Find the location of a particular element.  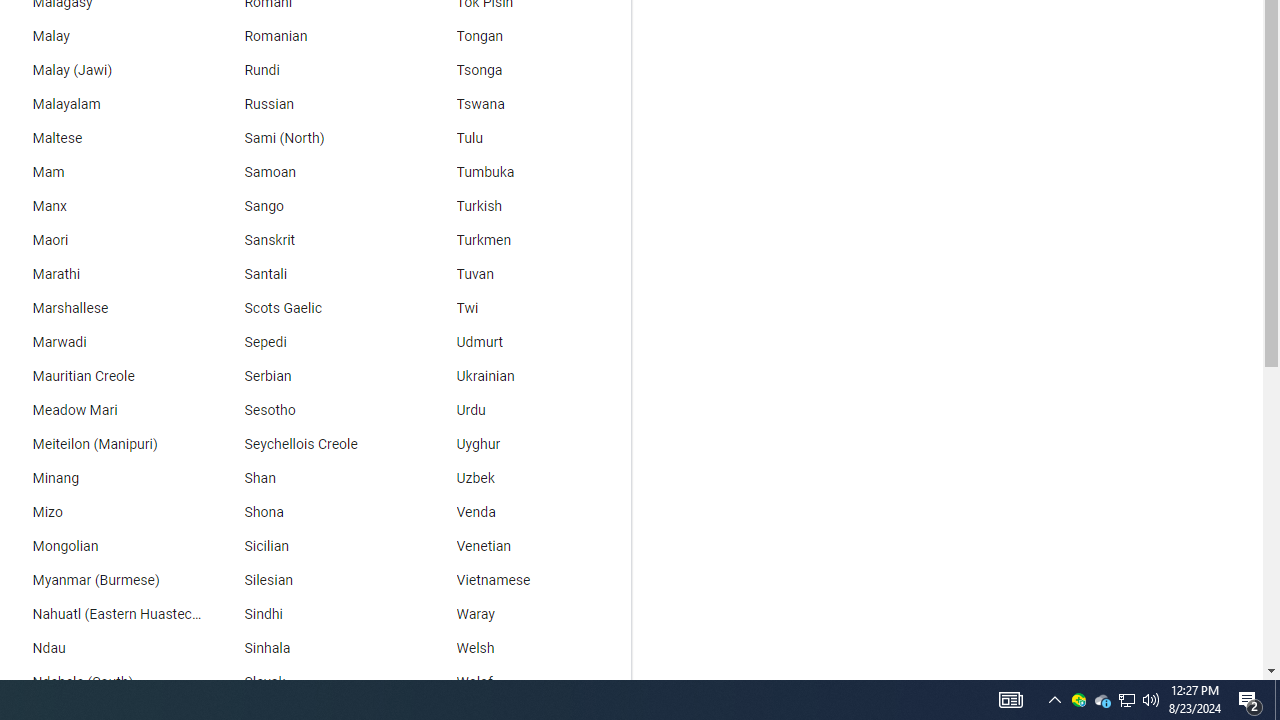

'Scots Gaelic' is located at coordinates (311, 308).